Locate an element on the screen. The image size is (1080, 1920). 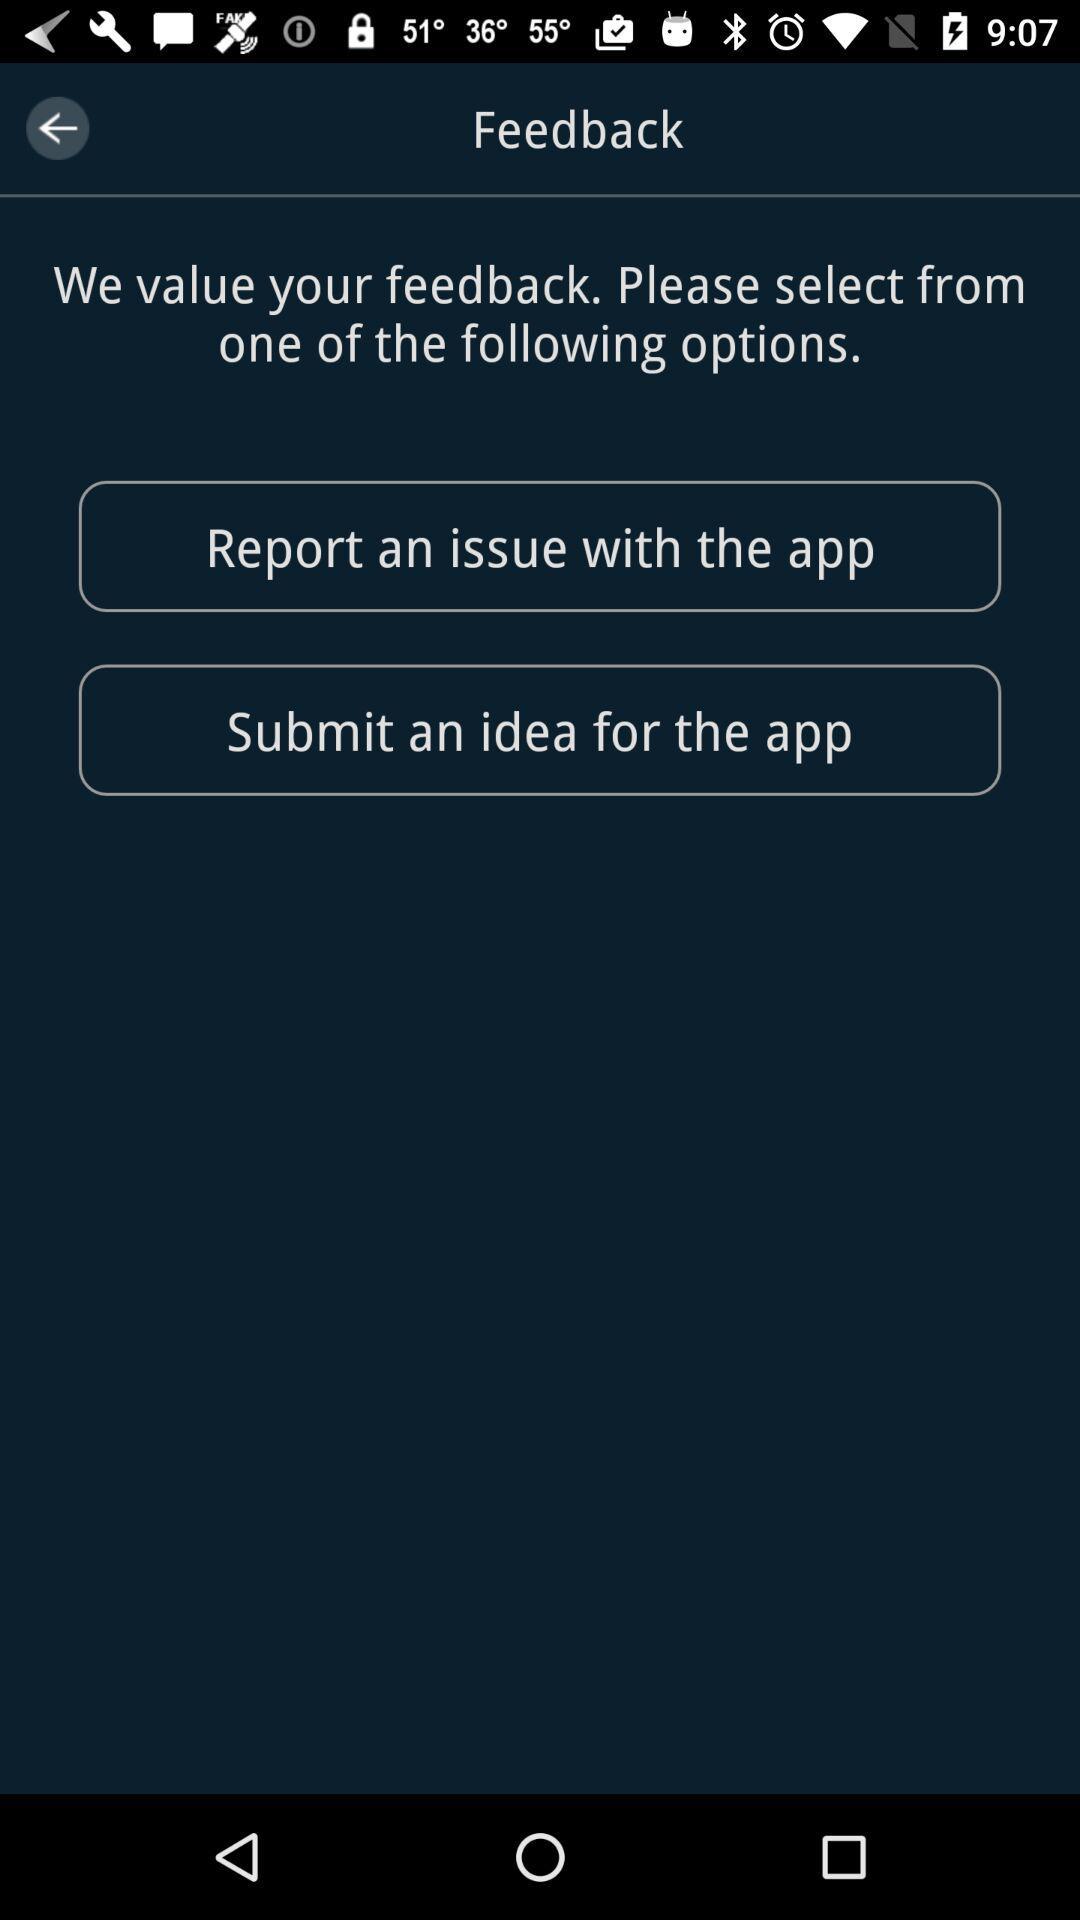
the arrow_backward icon is located at coordinates (56, 127).